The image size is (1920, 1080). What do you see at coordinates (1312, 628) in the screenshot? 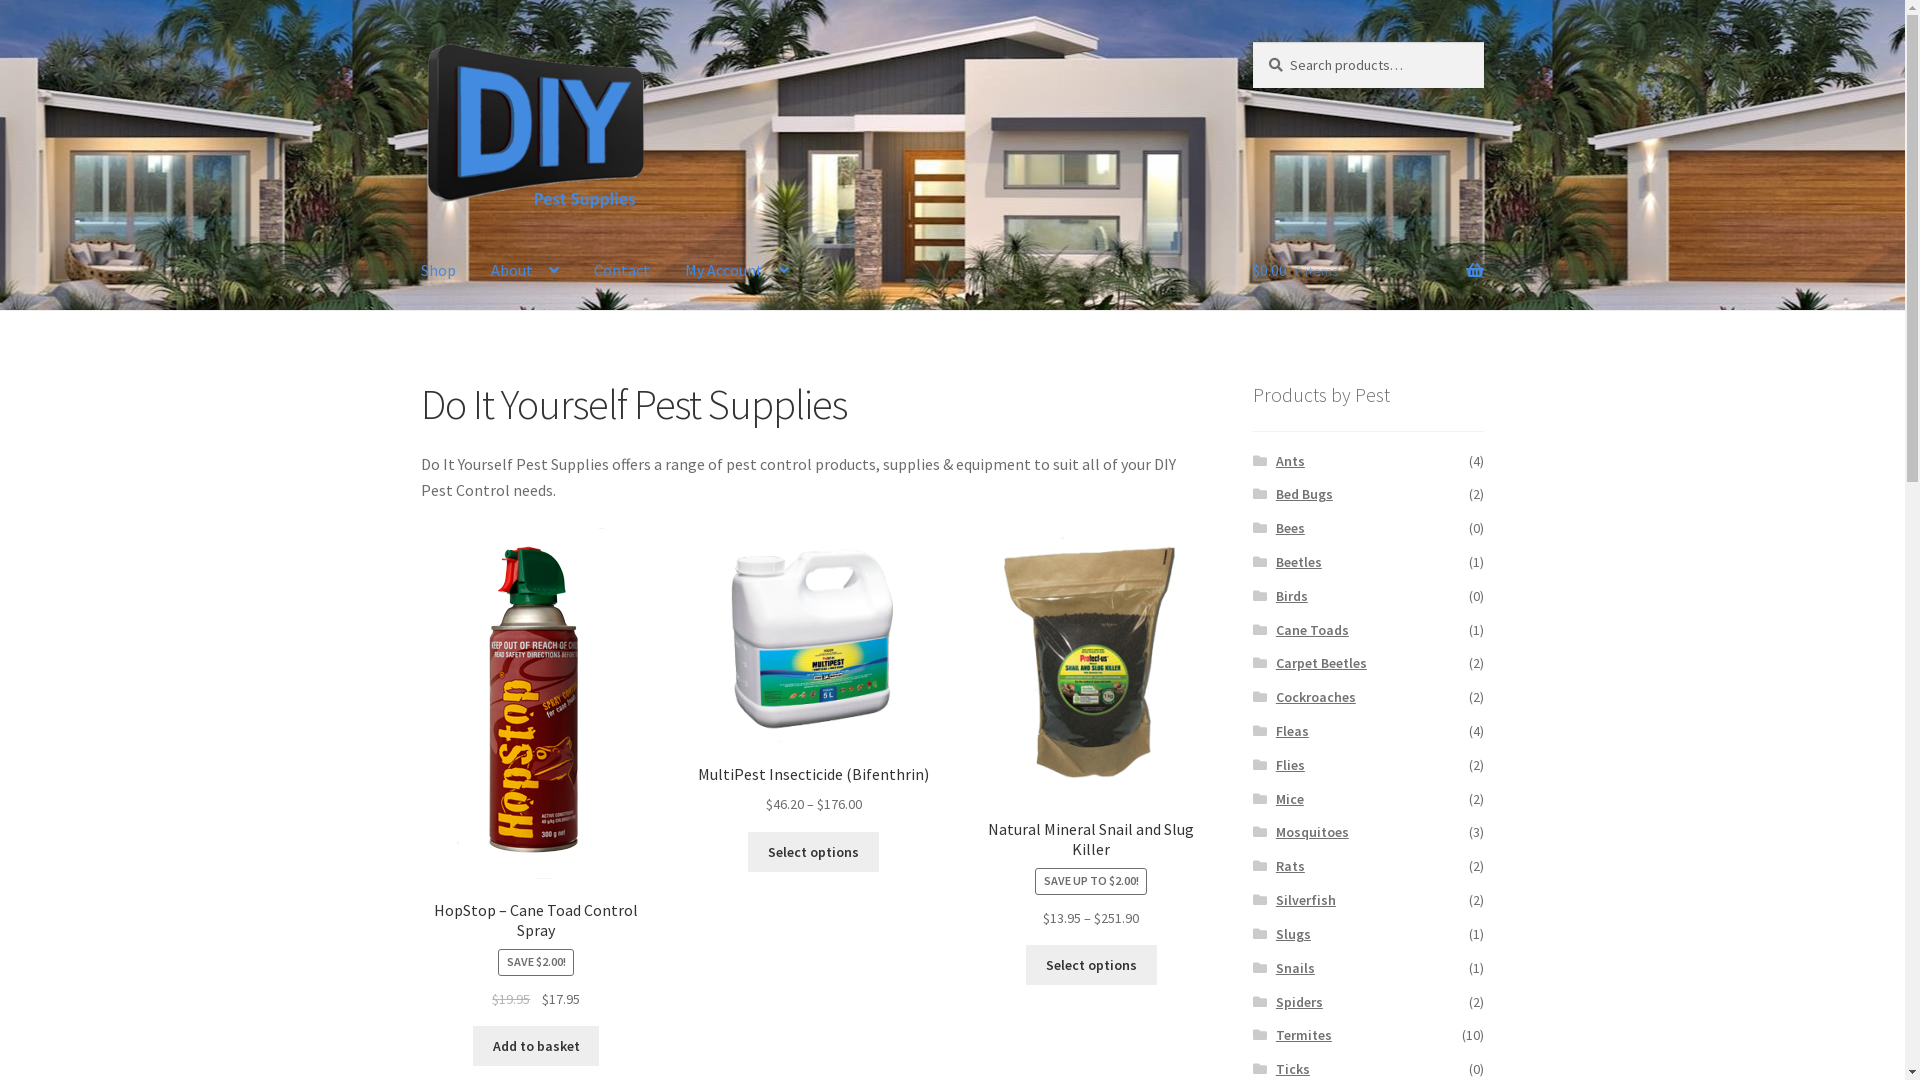
I see `'Cane Toads'` at bounding box center [1312, 628].